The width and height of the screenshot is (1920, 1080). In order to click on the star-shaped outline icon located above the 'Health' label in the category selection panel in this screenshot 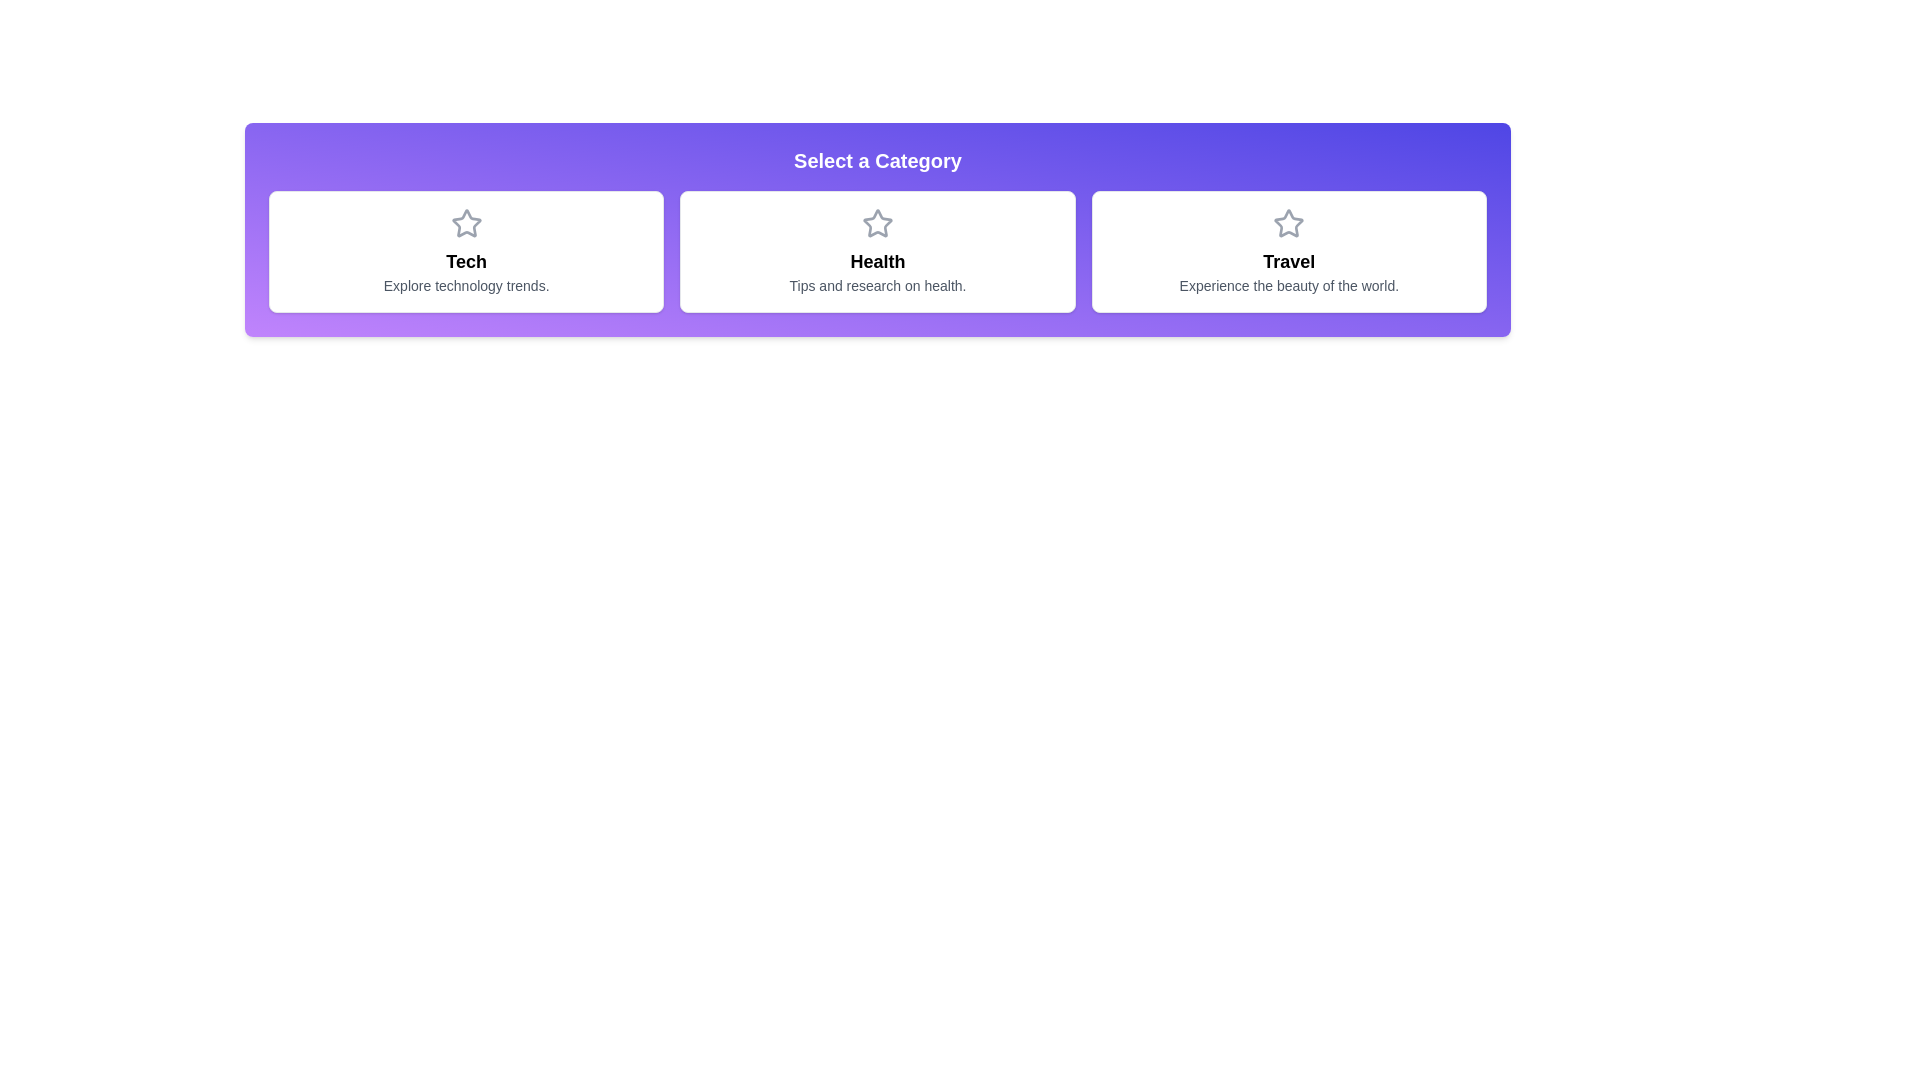, I will do `click(878, 223)`.